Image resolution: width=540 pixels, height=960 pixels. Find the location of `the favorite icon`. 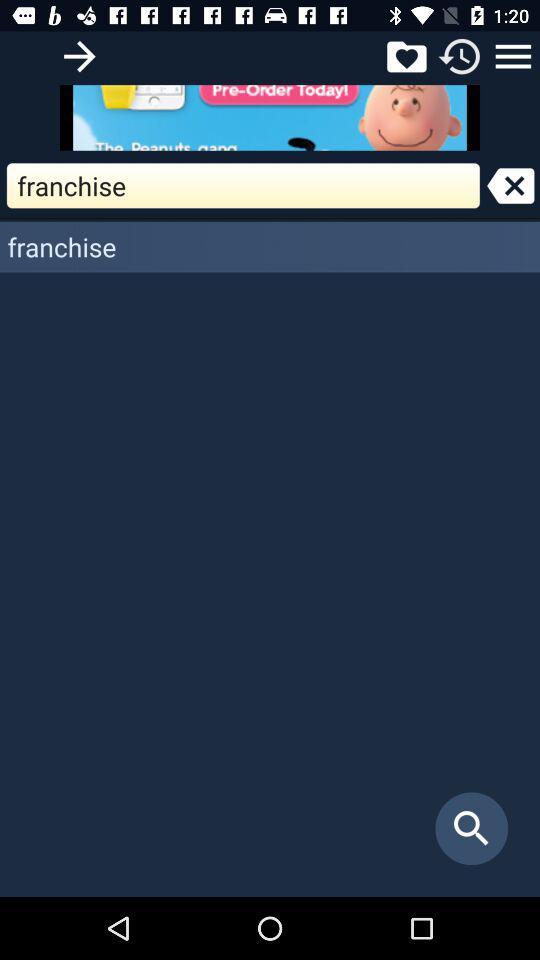

the favorite icon is located at coordinates (405, 55).